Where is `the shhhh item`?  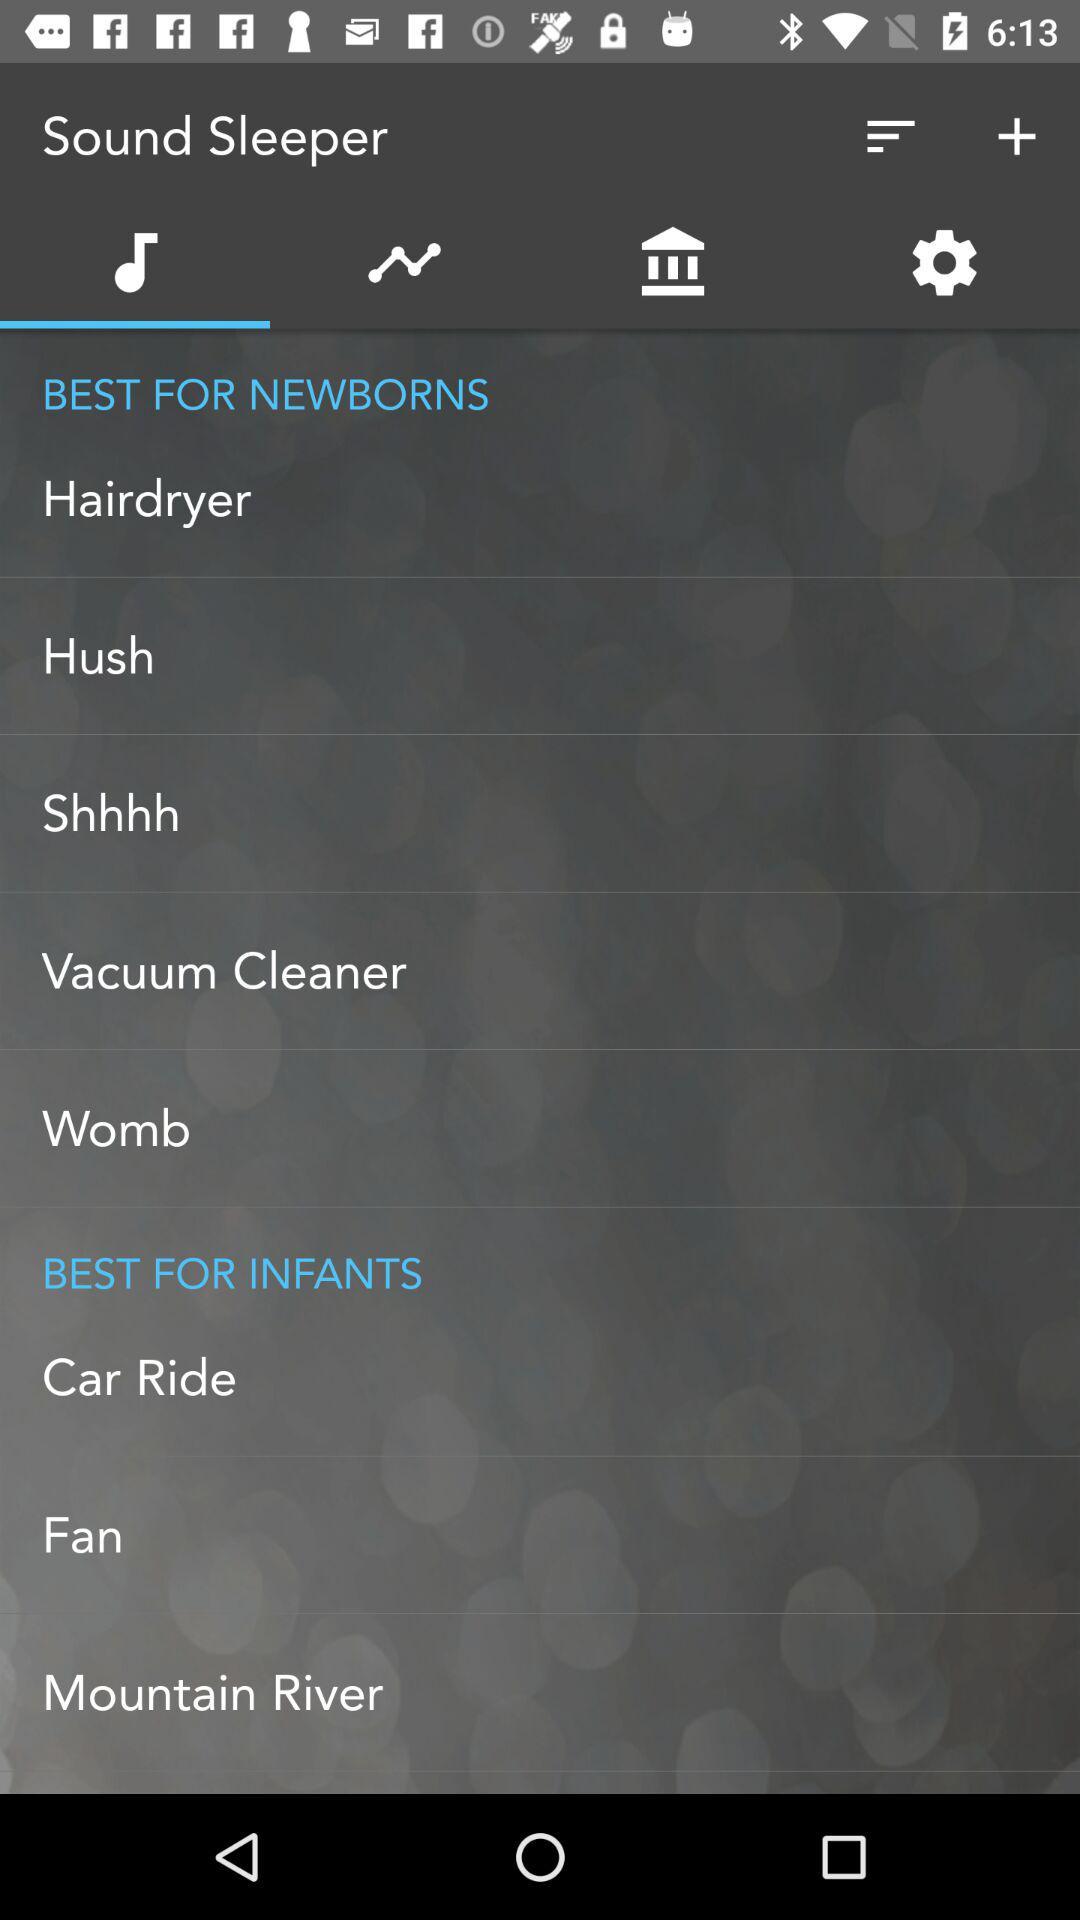
the shhhh item is located at coordinates (560, 813).